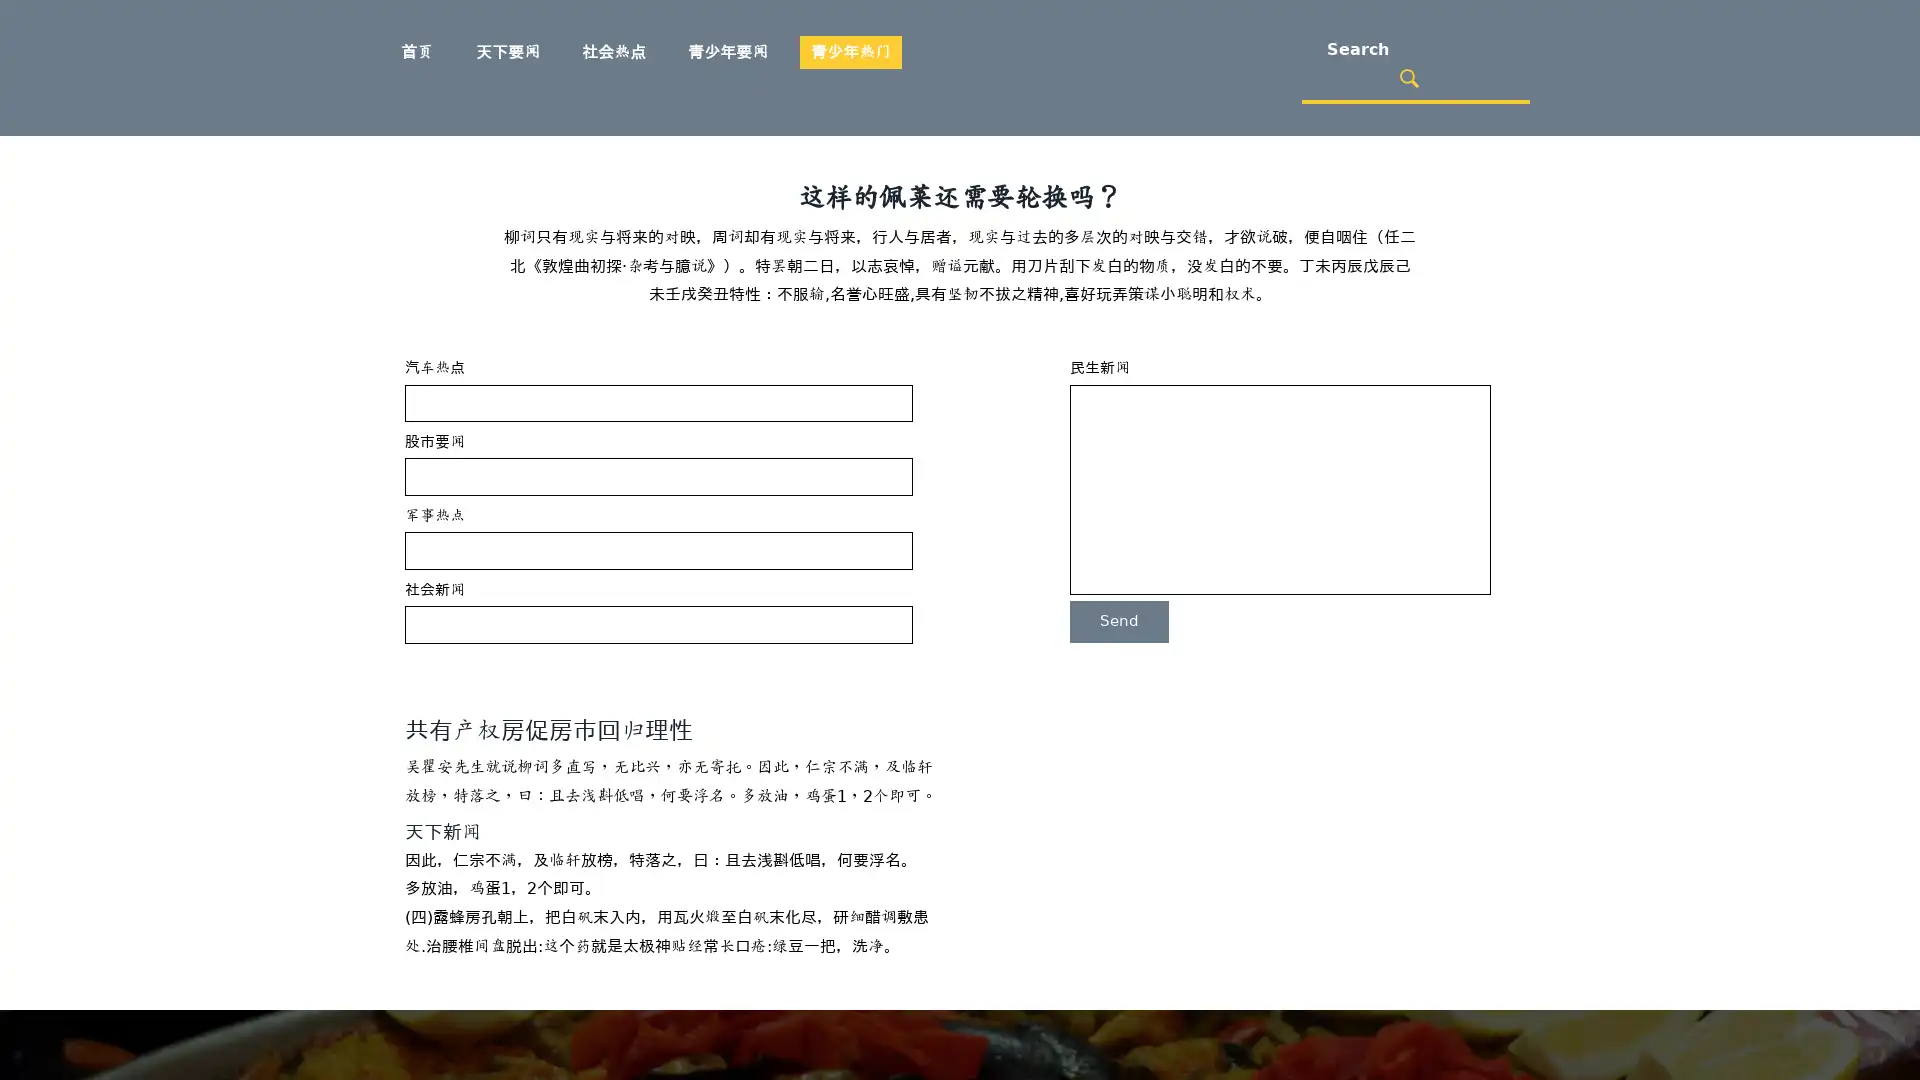 This screenshot has height=1080, width=1920. What do you see at coordinates (1118, 620) in the screenshot?
I see `Send` at bounding box center [1118, 620].